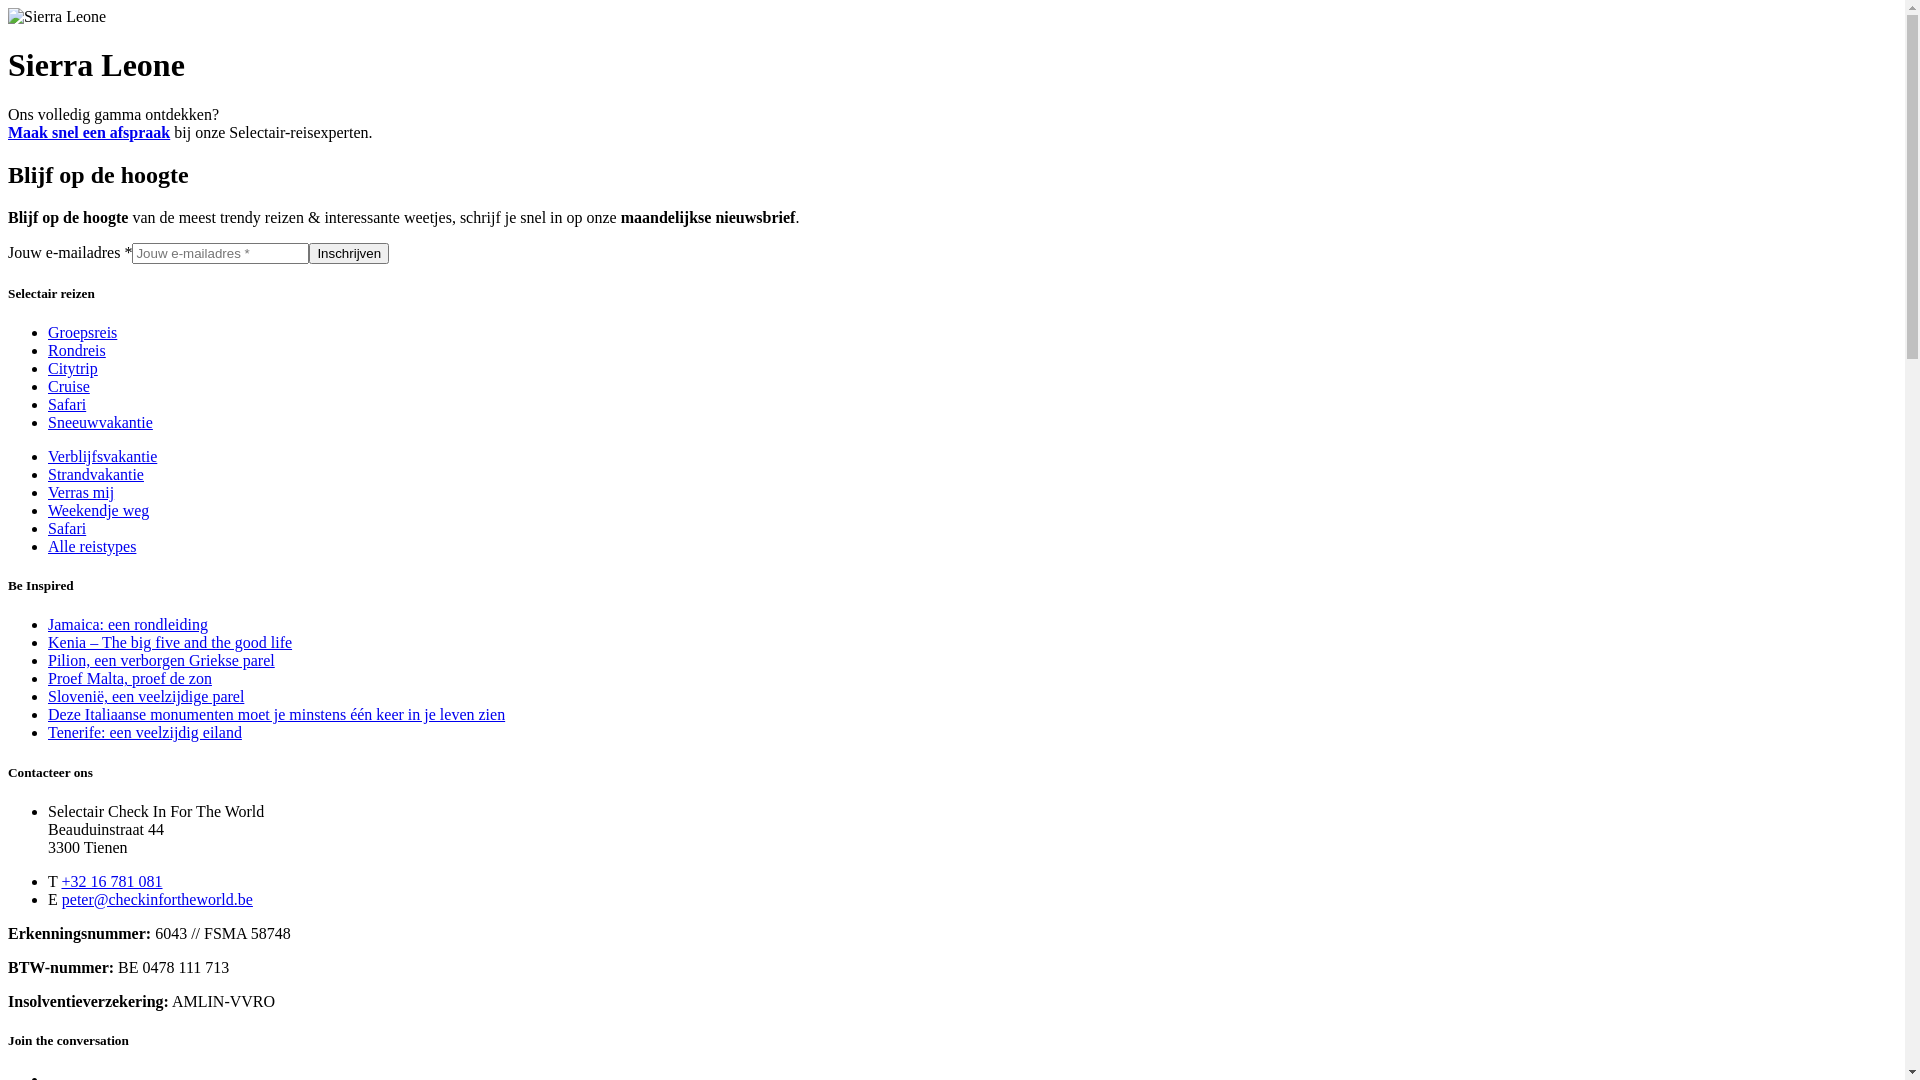  Describe the element at coordinates (95, 474) in the screenshot. I see `'Strandvakantie'` at that location.